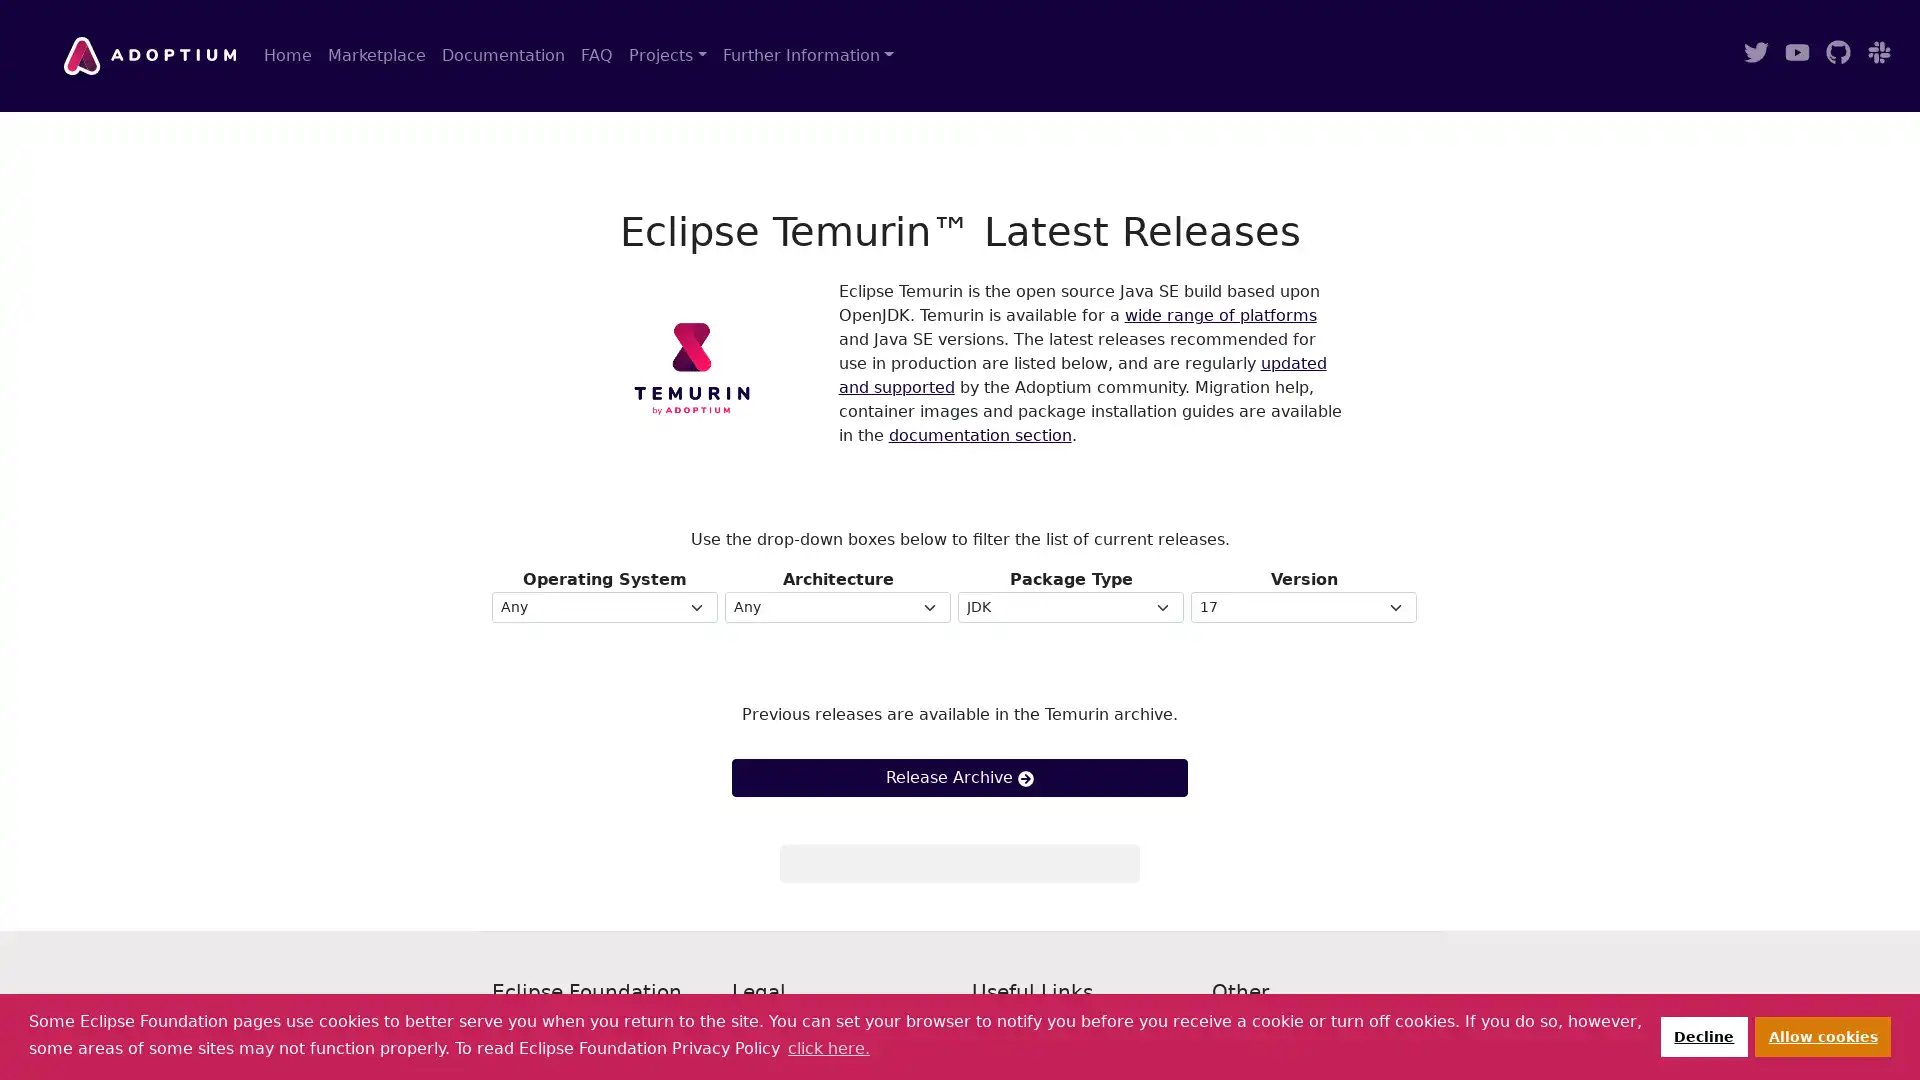 This screenshot has height=1080, width=1920. I want to click on Further Information, so click(807, 55).